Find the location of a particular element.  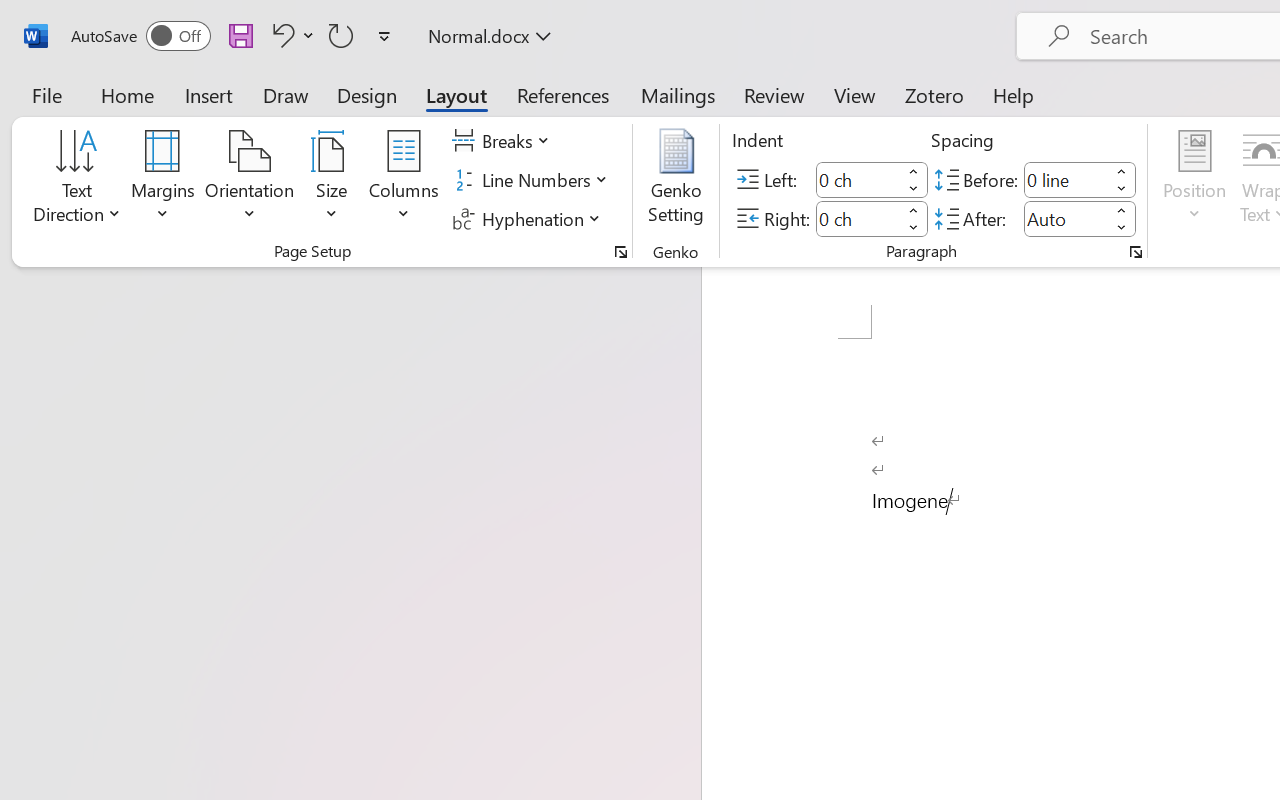

'Hyphenation' is located at coordinates (529, 218).